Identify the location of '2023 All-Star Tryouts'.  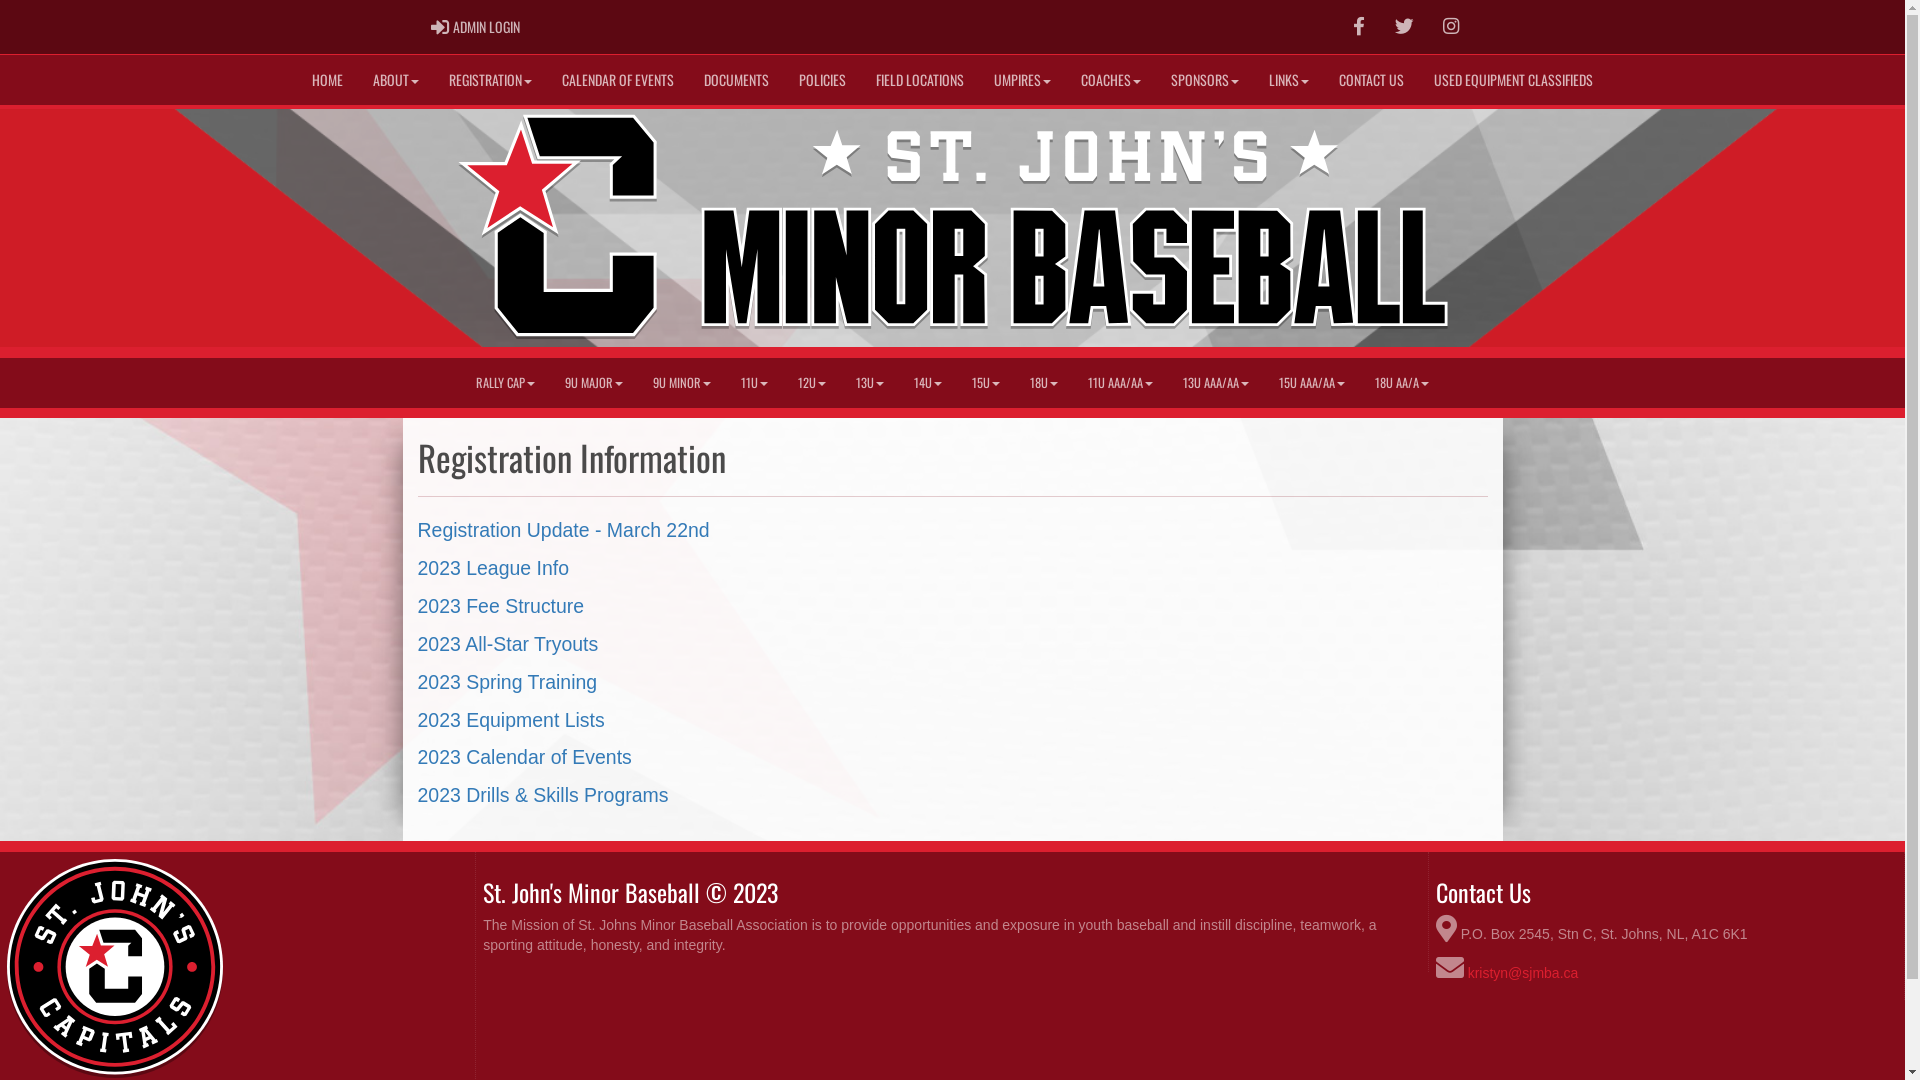
(508, 644).